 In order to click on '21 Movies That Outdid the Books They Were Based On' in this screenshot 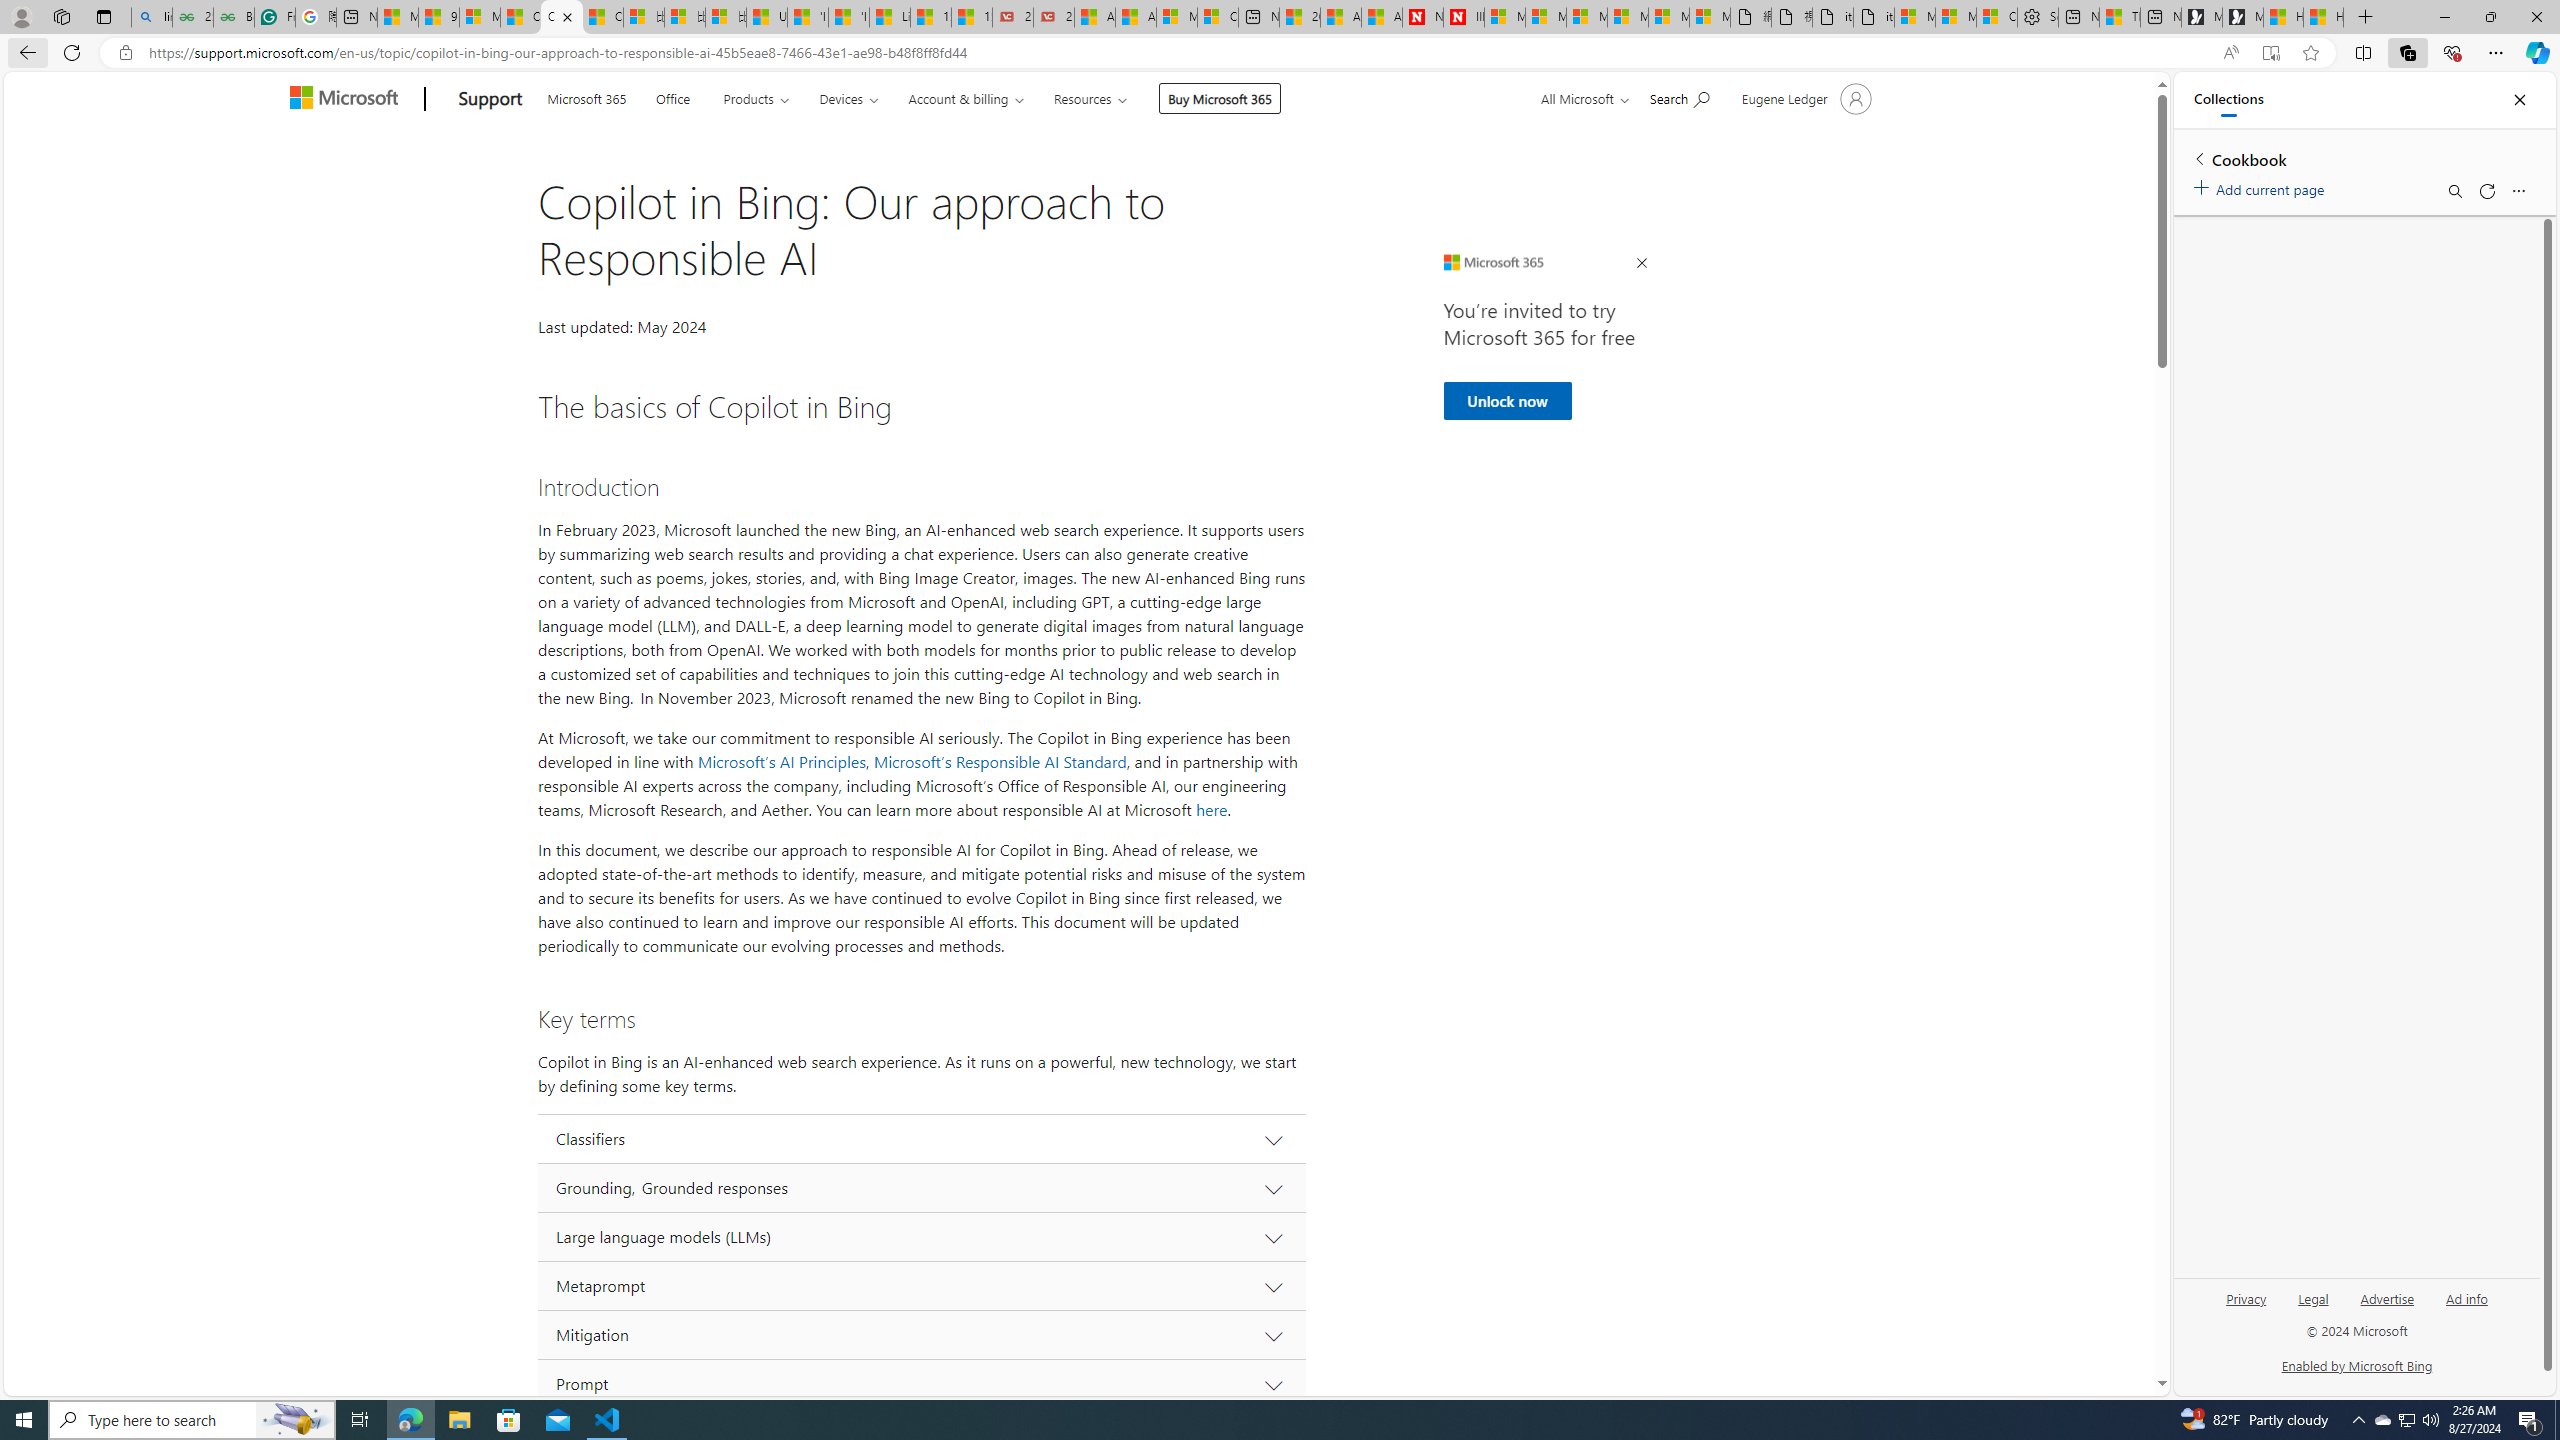, I will do `click(1052, 16)`.